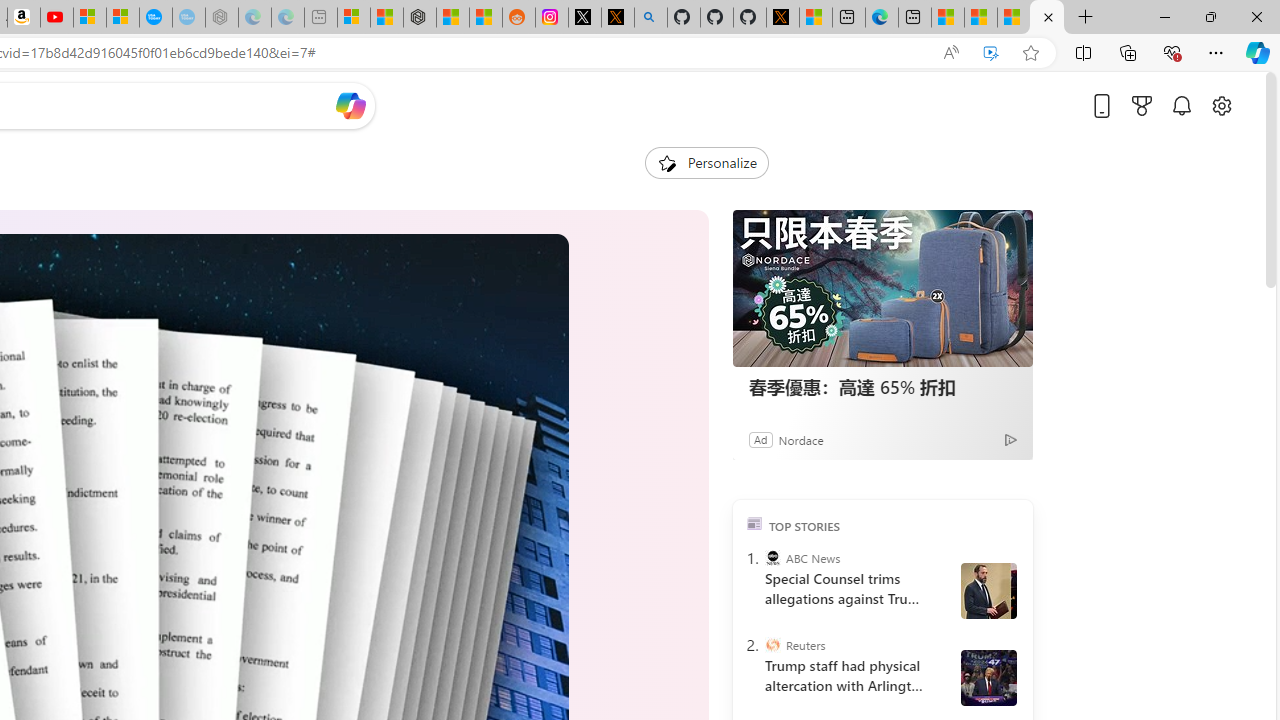 This screenshot has height=720, width=1280. What do you see at coordinates (154, 17) in the screenshot?
I see `'Opinion: Op-Ed and Commentary - USA TODAY'` at bounding box center [154, 17].